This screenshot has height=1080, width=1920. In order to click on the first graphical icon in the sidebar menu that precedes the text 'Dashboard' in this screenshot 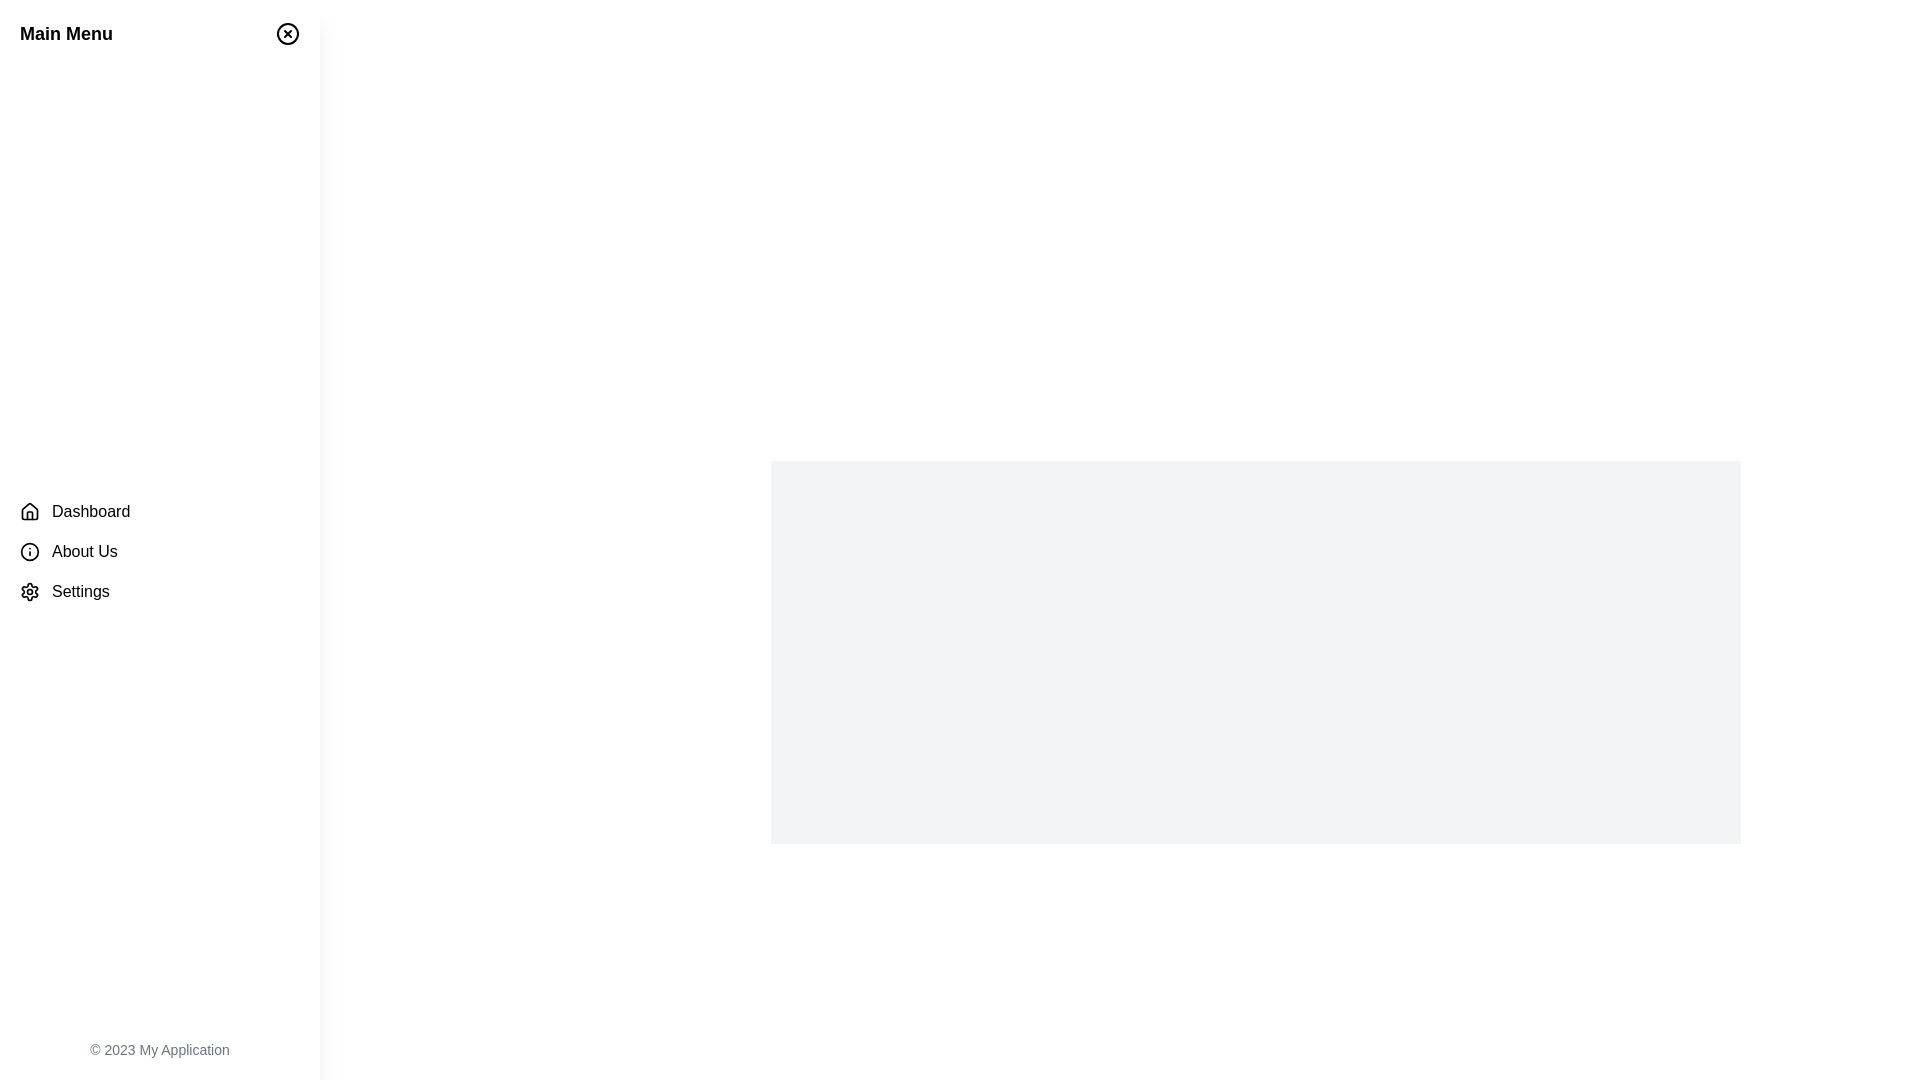, I will do `click(29, 511)`.